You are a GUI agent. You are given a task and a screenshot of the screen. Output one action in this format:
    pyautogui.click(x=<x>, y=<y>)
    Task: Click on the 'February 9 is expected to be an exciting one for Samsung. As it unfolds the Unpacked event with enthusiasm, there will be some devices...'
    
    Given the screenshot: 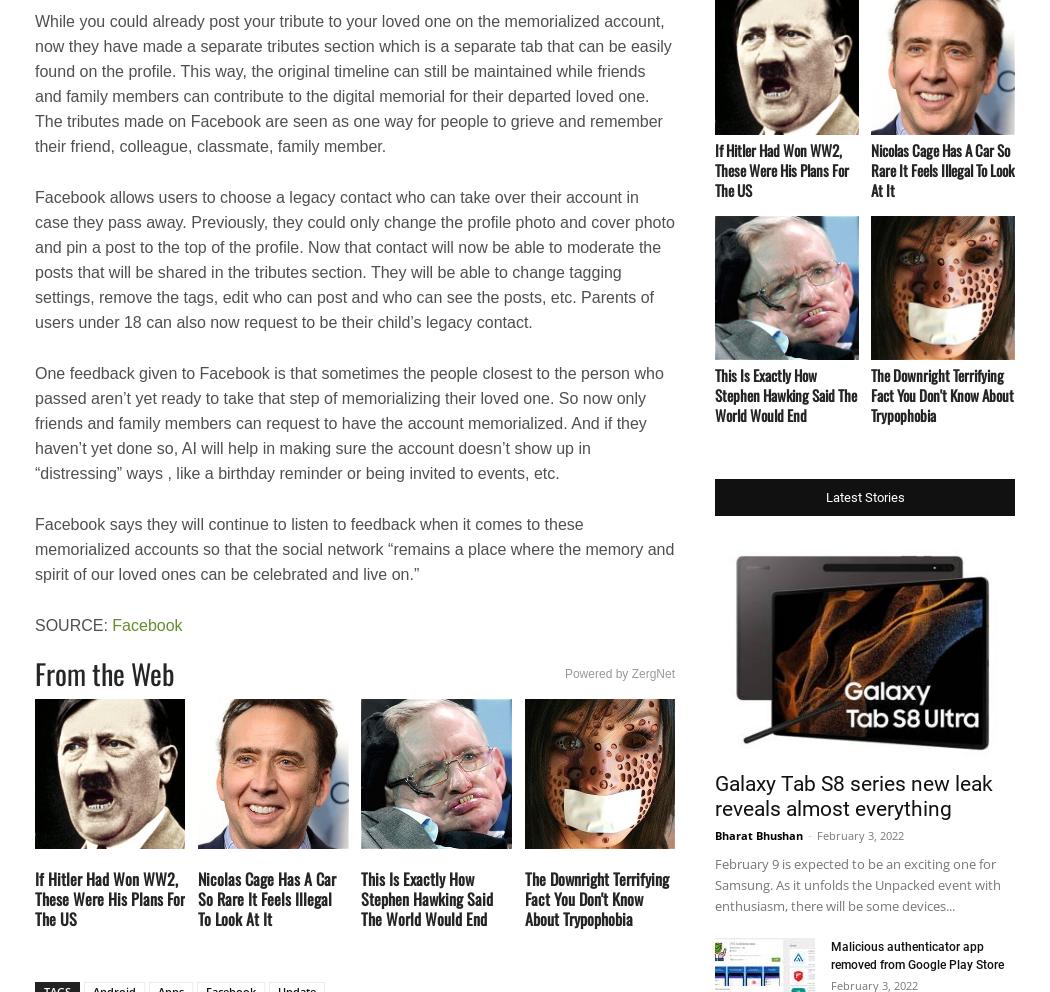 What is the action you would take?
    pyautogui.click(x=857, y=884)
    